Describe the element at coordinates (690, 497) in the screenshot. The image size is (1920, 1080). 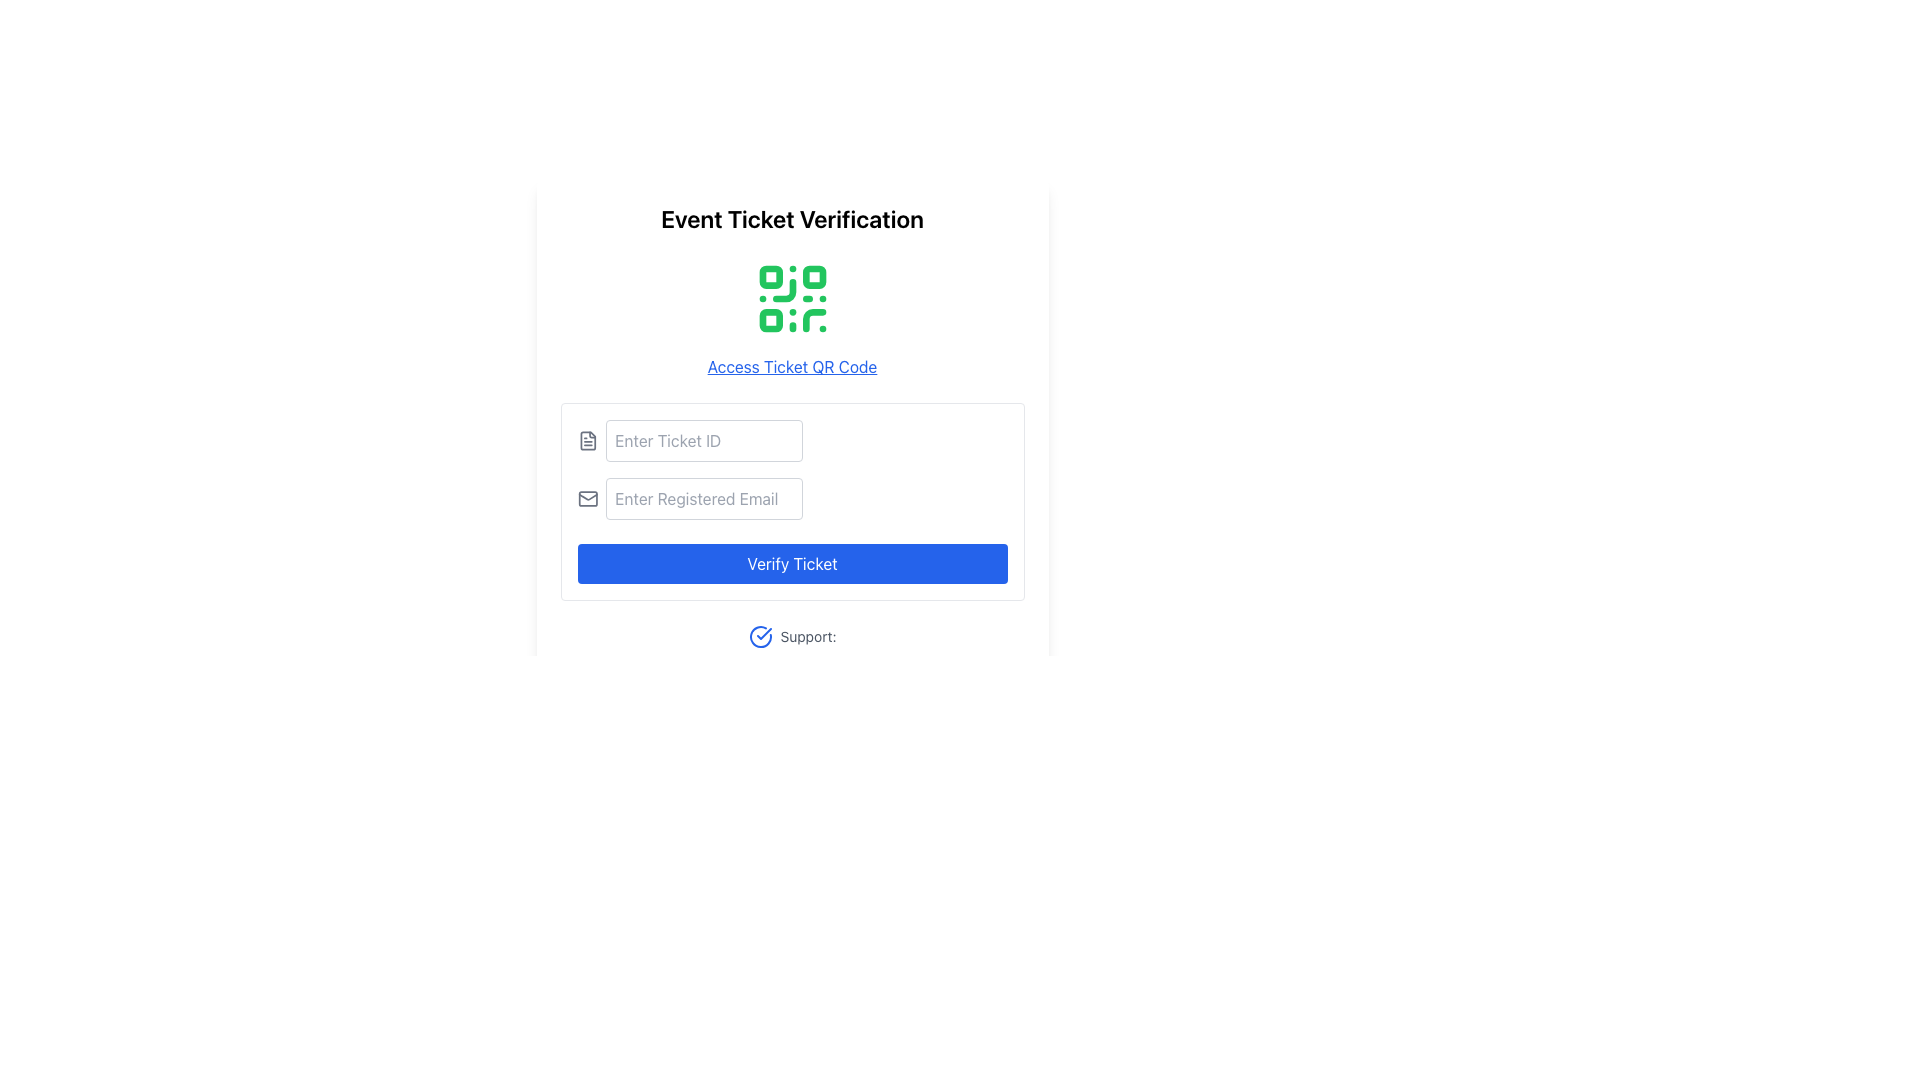
I see `the Text Input (Email) field` at that location.